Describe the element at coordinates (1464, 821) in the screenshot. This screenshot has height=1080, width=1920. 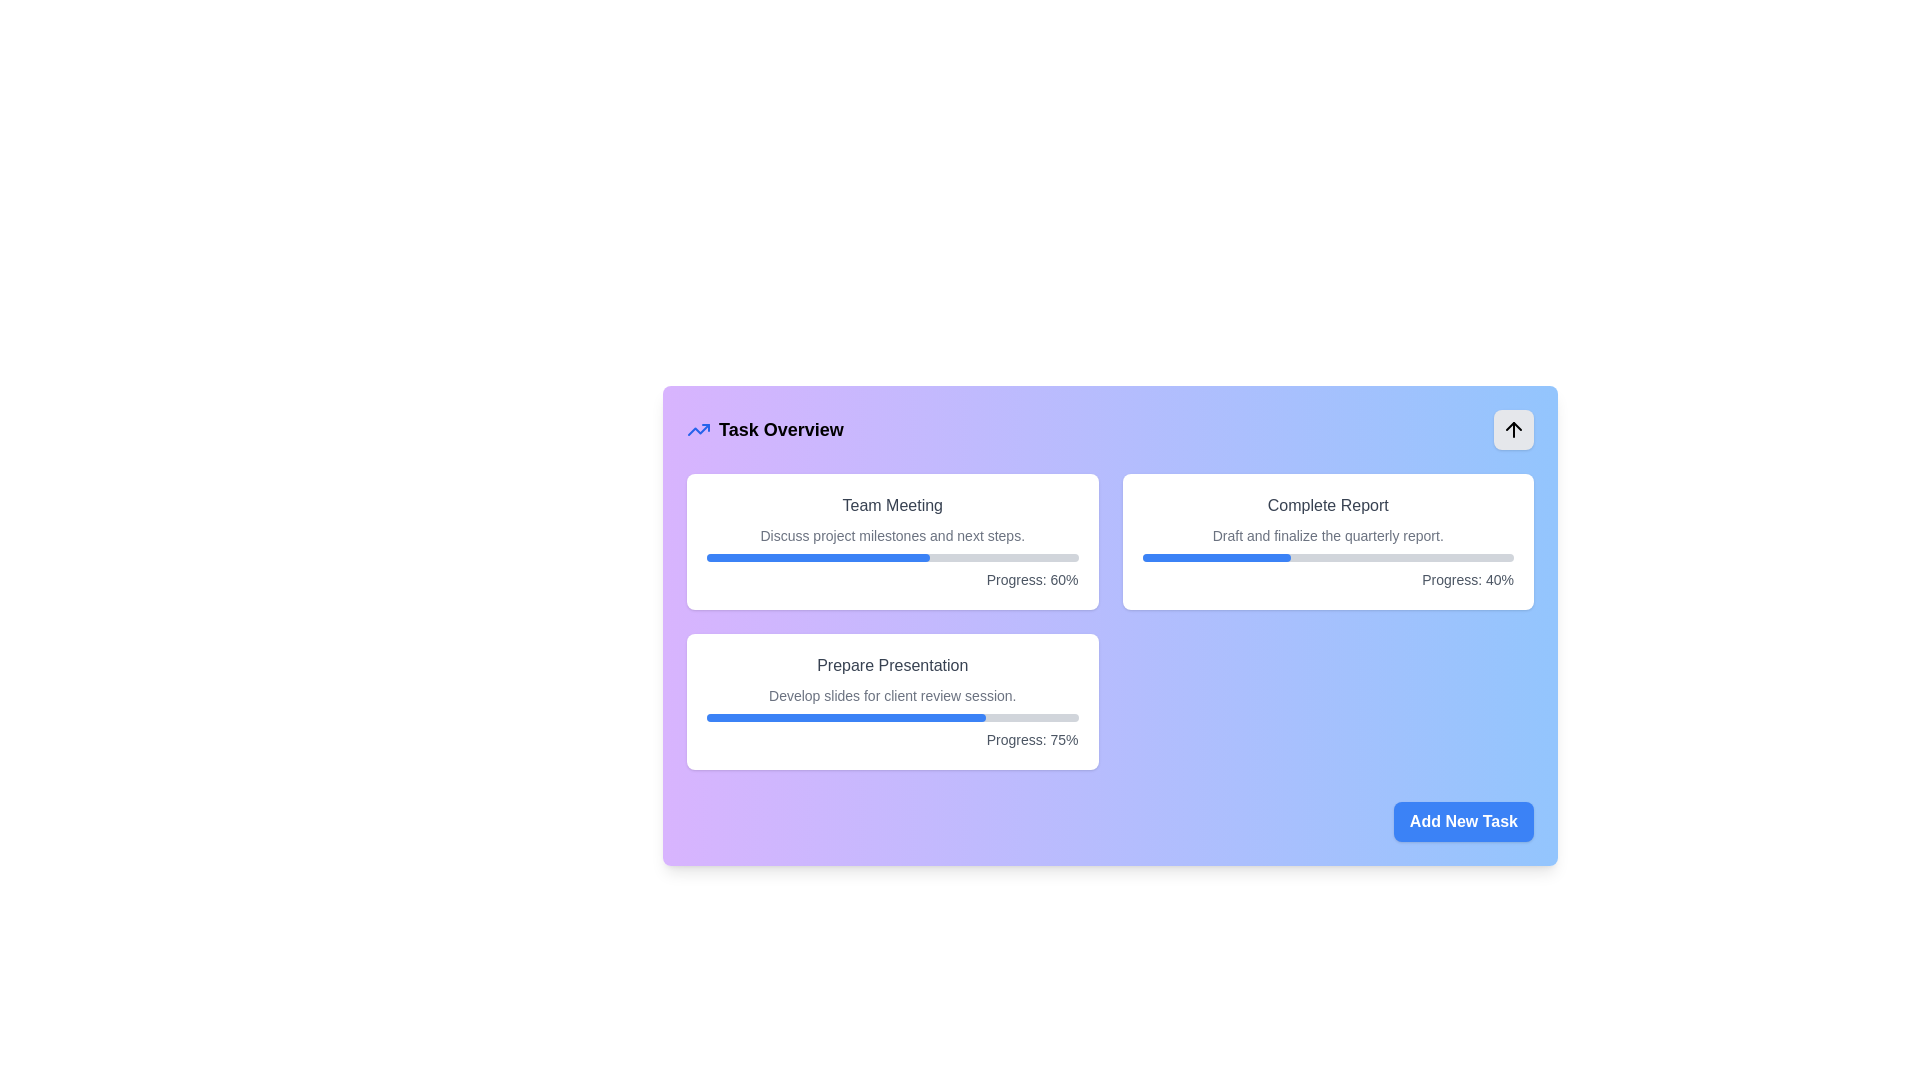
I see `the button located at the bottom-right corner of the task overview interface to initiate the action of adding a new task` at that location.